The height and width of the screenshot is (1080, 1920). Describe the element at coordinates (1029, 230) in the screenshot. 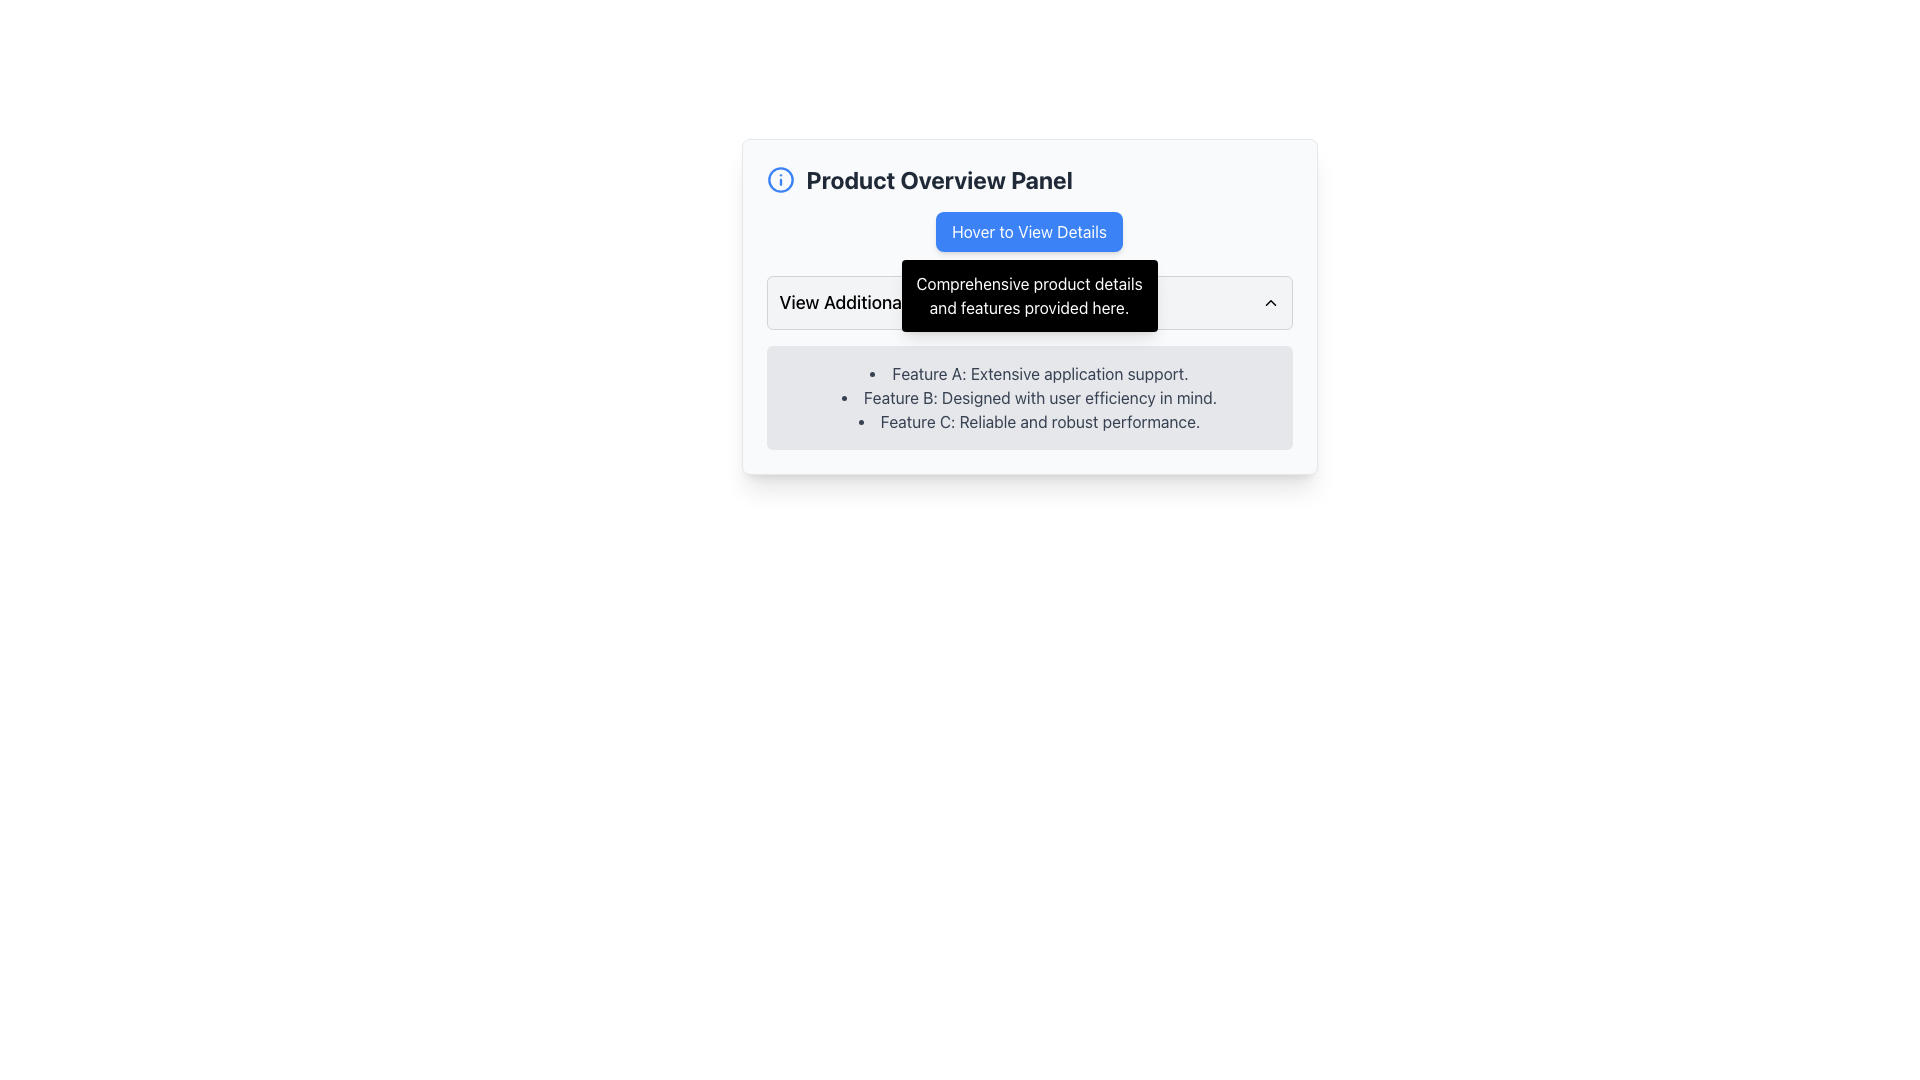

I see `the button that reveals additional product details, which activates a tooltip with further information` at that location.